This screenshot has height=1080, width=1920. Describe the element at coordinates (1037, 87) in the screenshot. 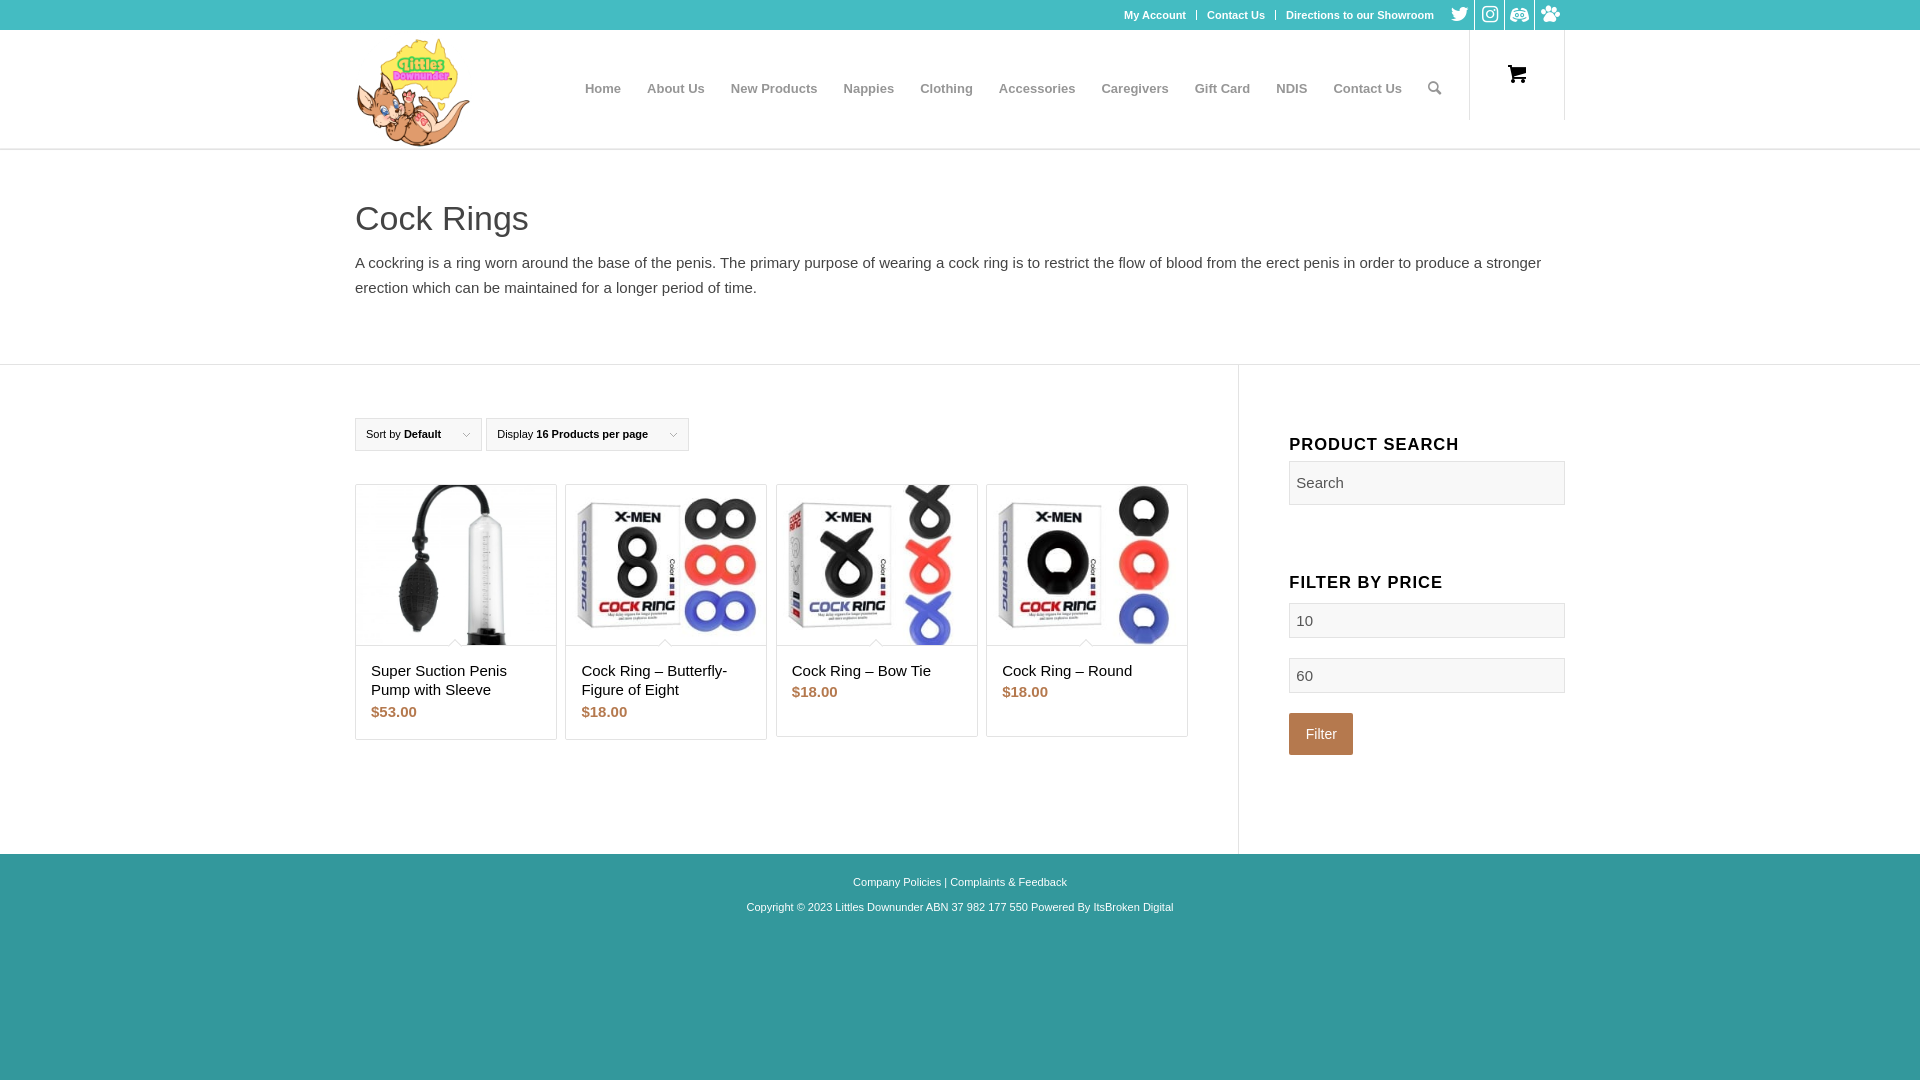

I see `'Accessories'` at that location.